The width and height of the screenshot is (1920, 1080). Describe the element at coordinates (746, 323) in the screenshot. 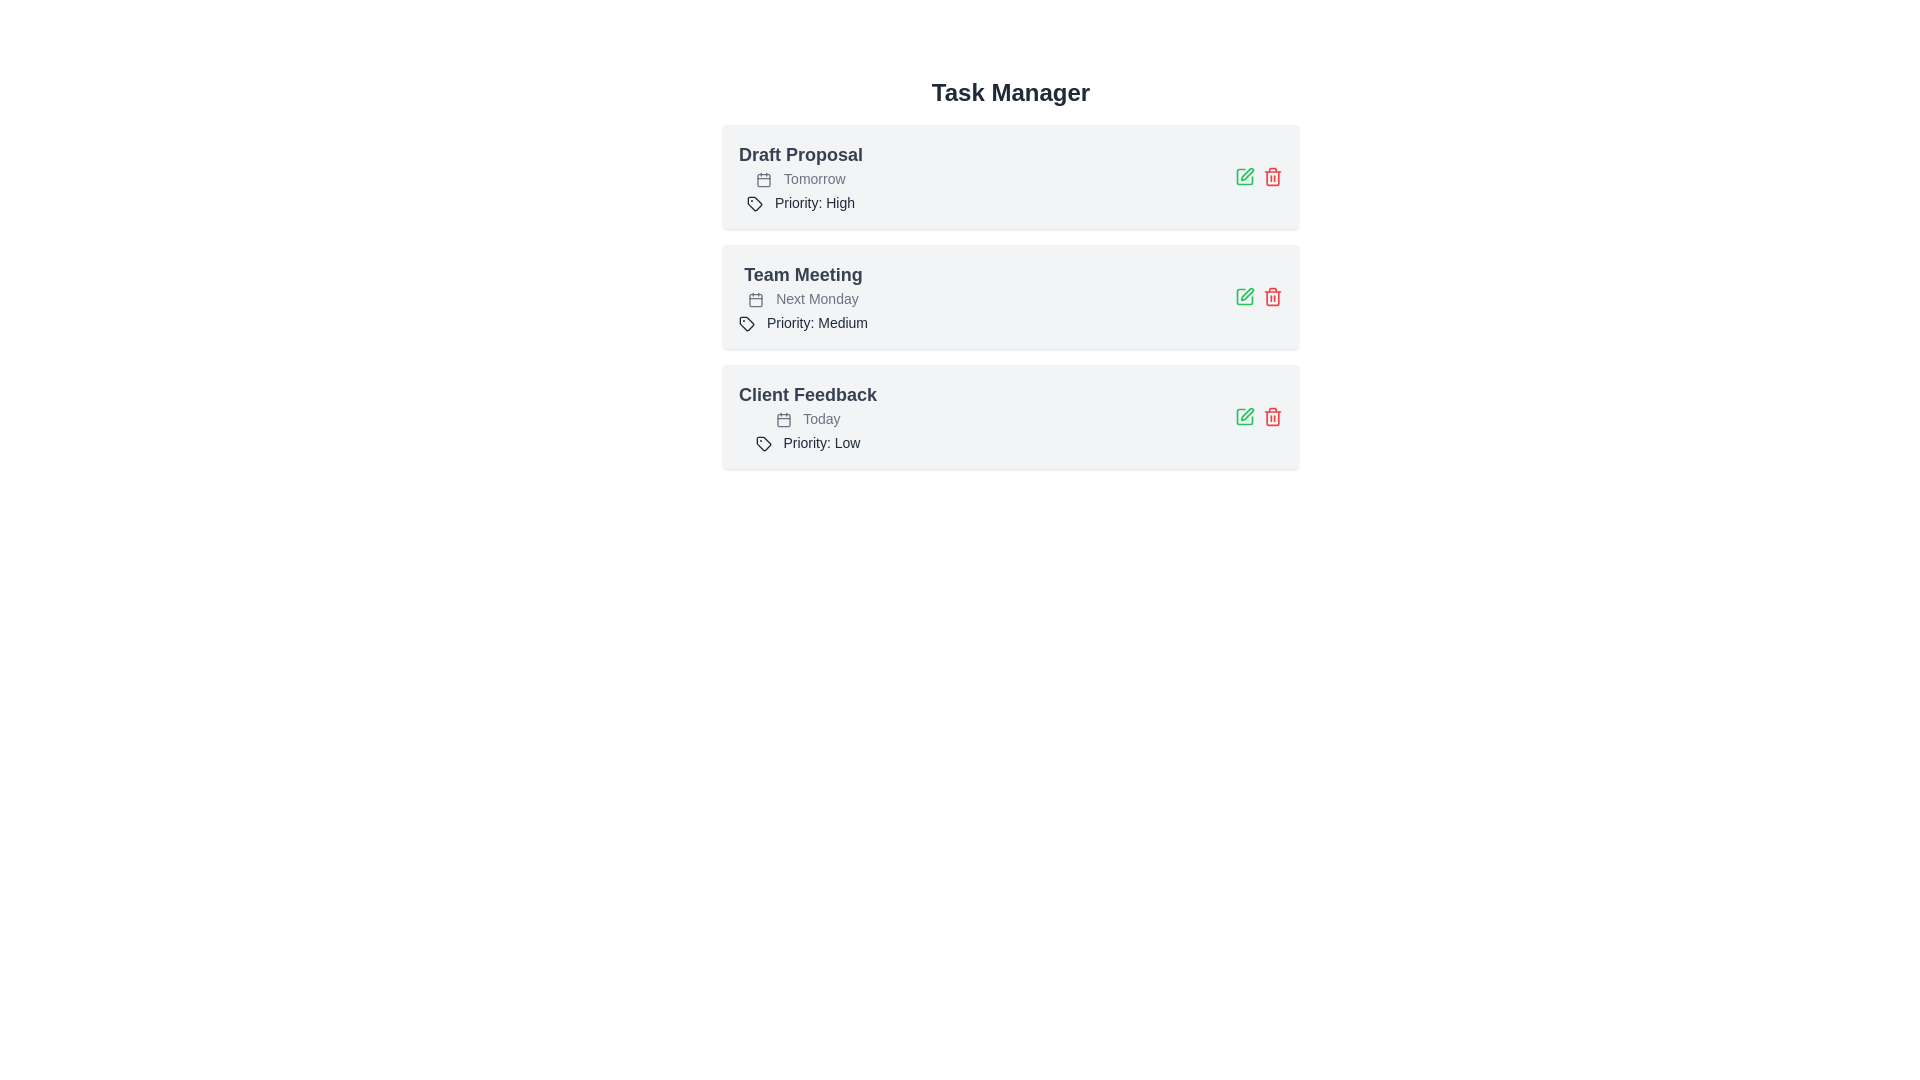

I see `the graphical icon resembling a tag, which has a parallelogram-shaped base and a small circular hole, located in the second task entry labeled 'Team Meeting'` at that location.